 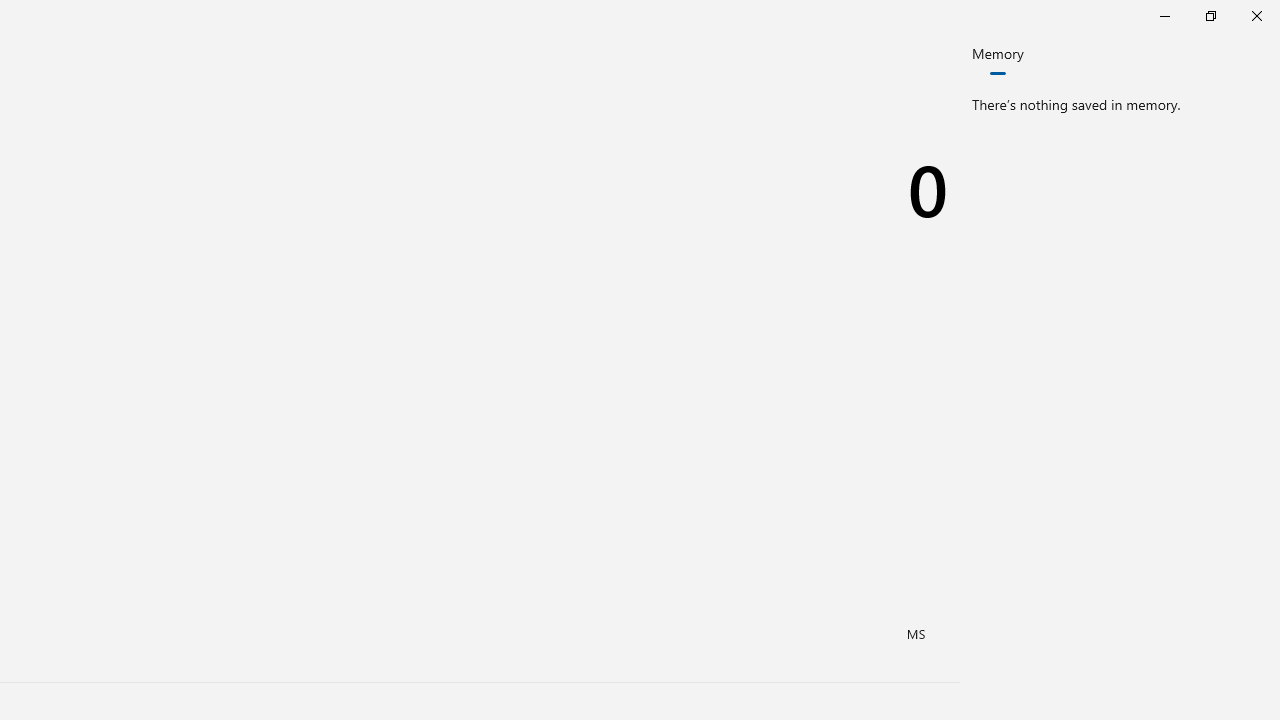 What do you see at coordinates (1255, 15) in the screenshot?
I see `'Close Calculator'` at bounding box center [1255, 15].